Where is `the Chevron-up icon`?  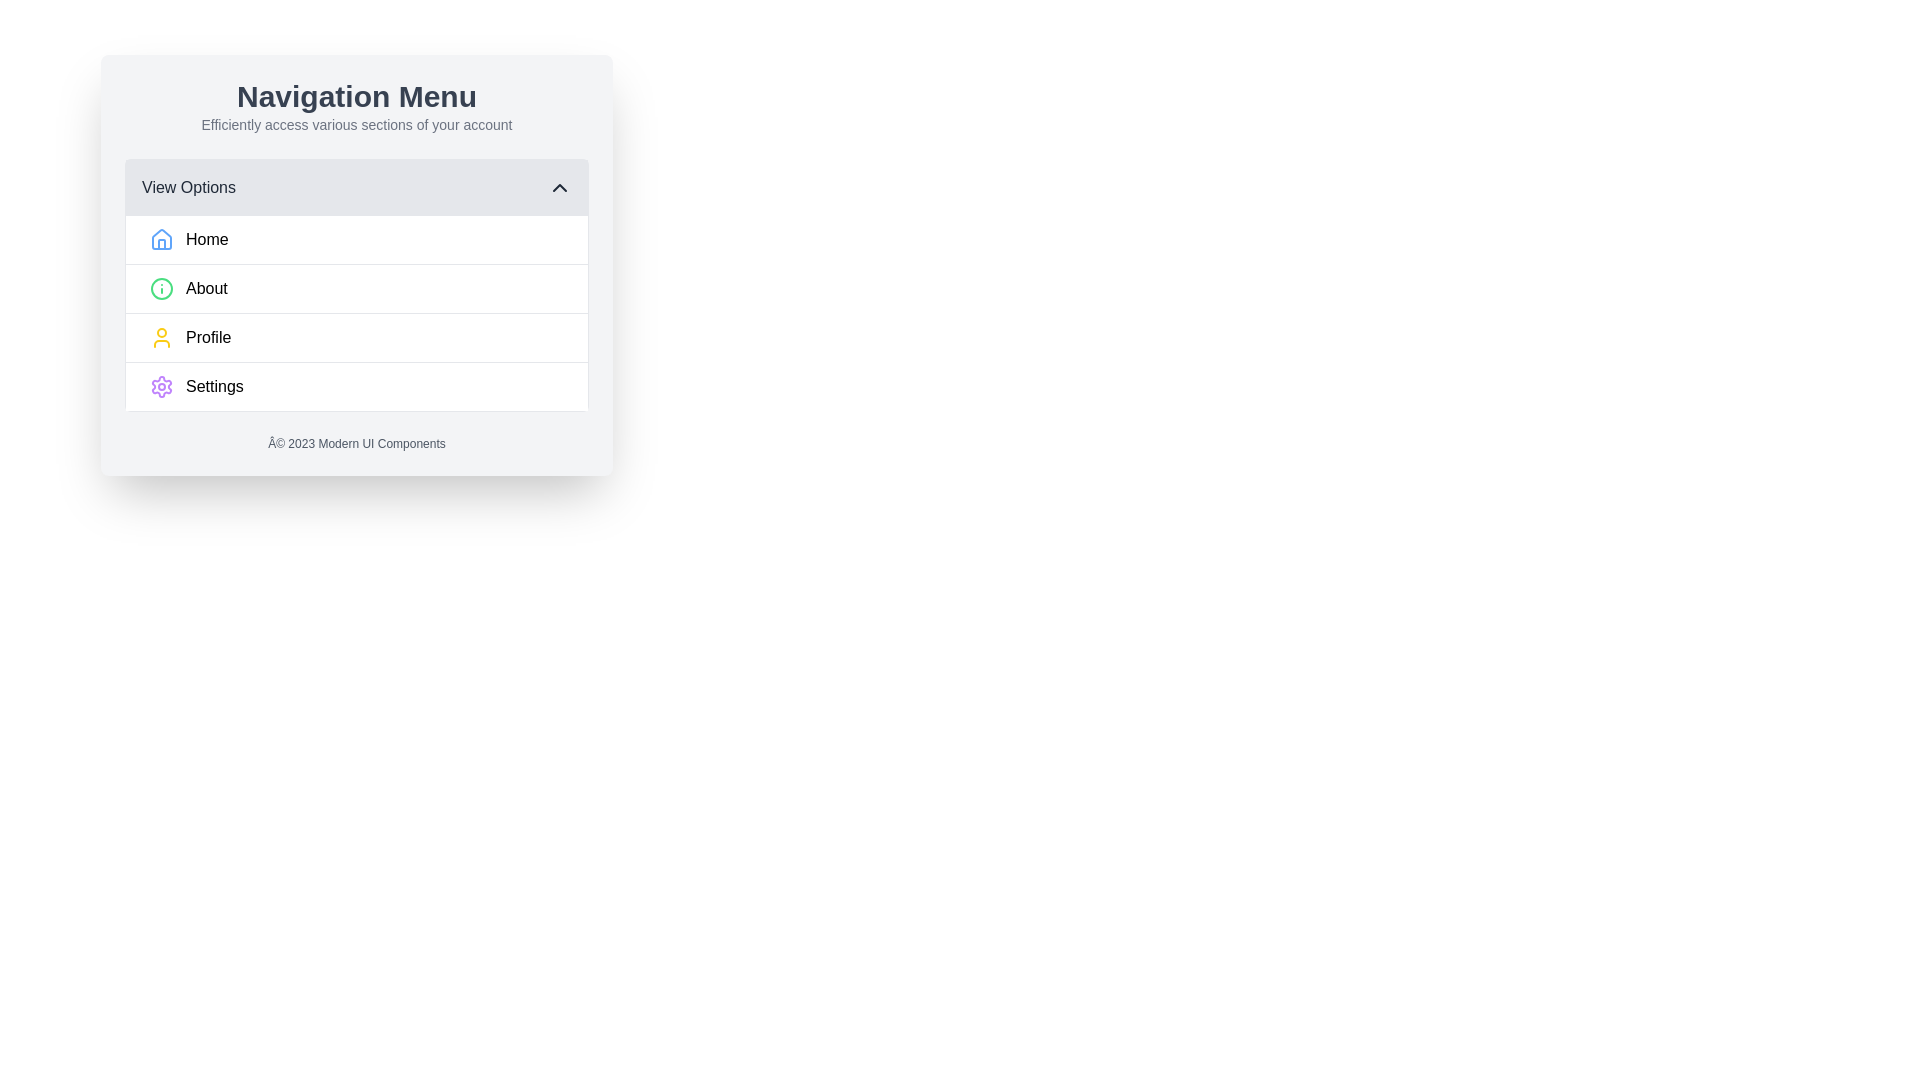 the Chevron-up icon is located at coordinates (560, 188).